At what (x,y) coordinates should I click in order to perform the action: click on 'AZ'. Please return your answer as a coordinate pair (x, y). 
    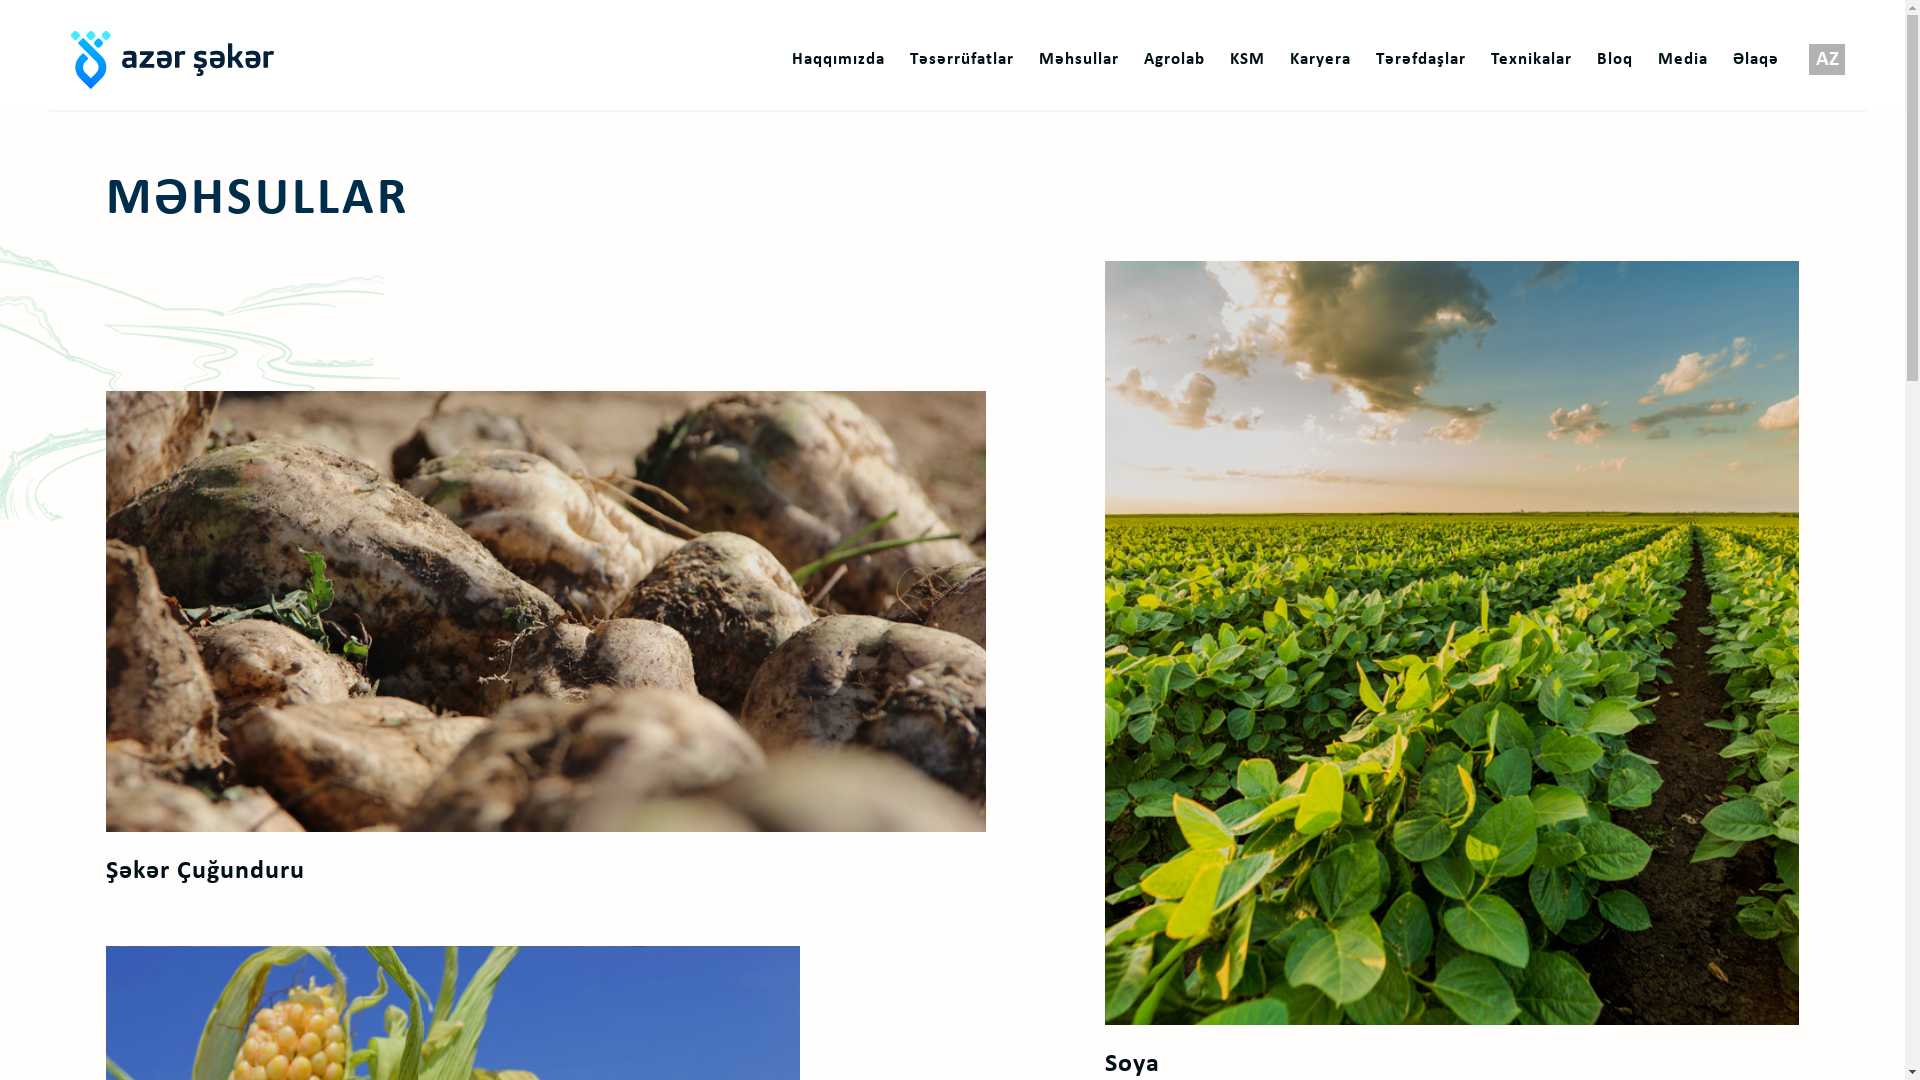
    Looking at the image, I should click on (1827, 59).